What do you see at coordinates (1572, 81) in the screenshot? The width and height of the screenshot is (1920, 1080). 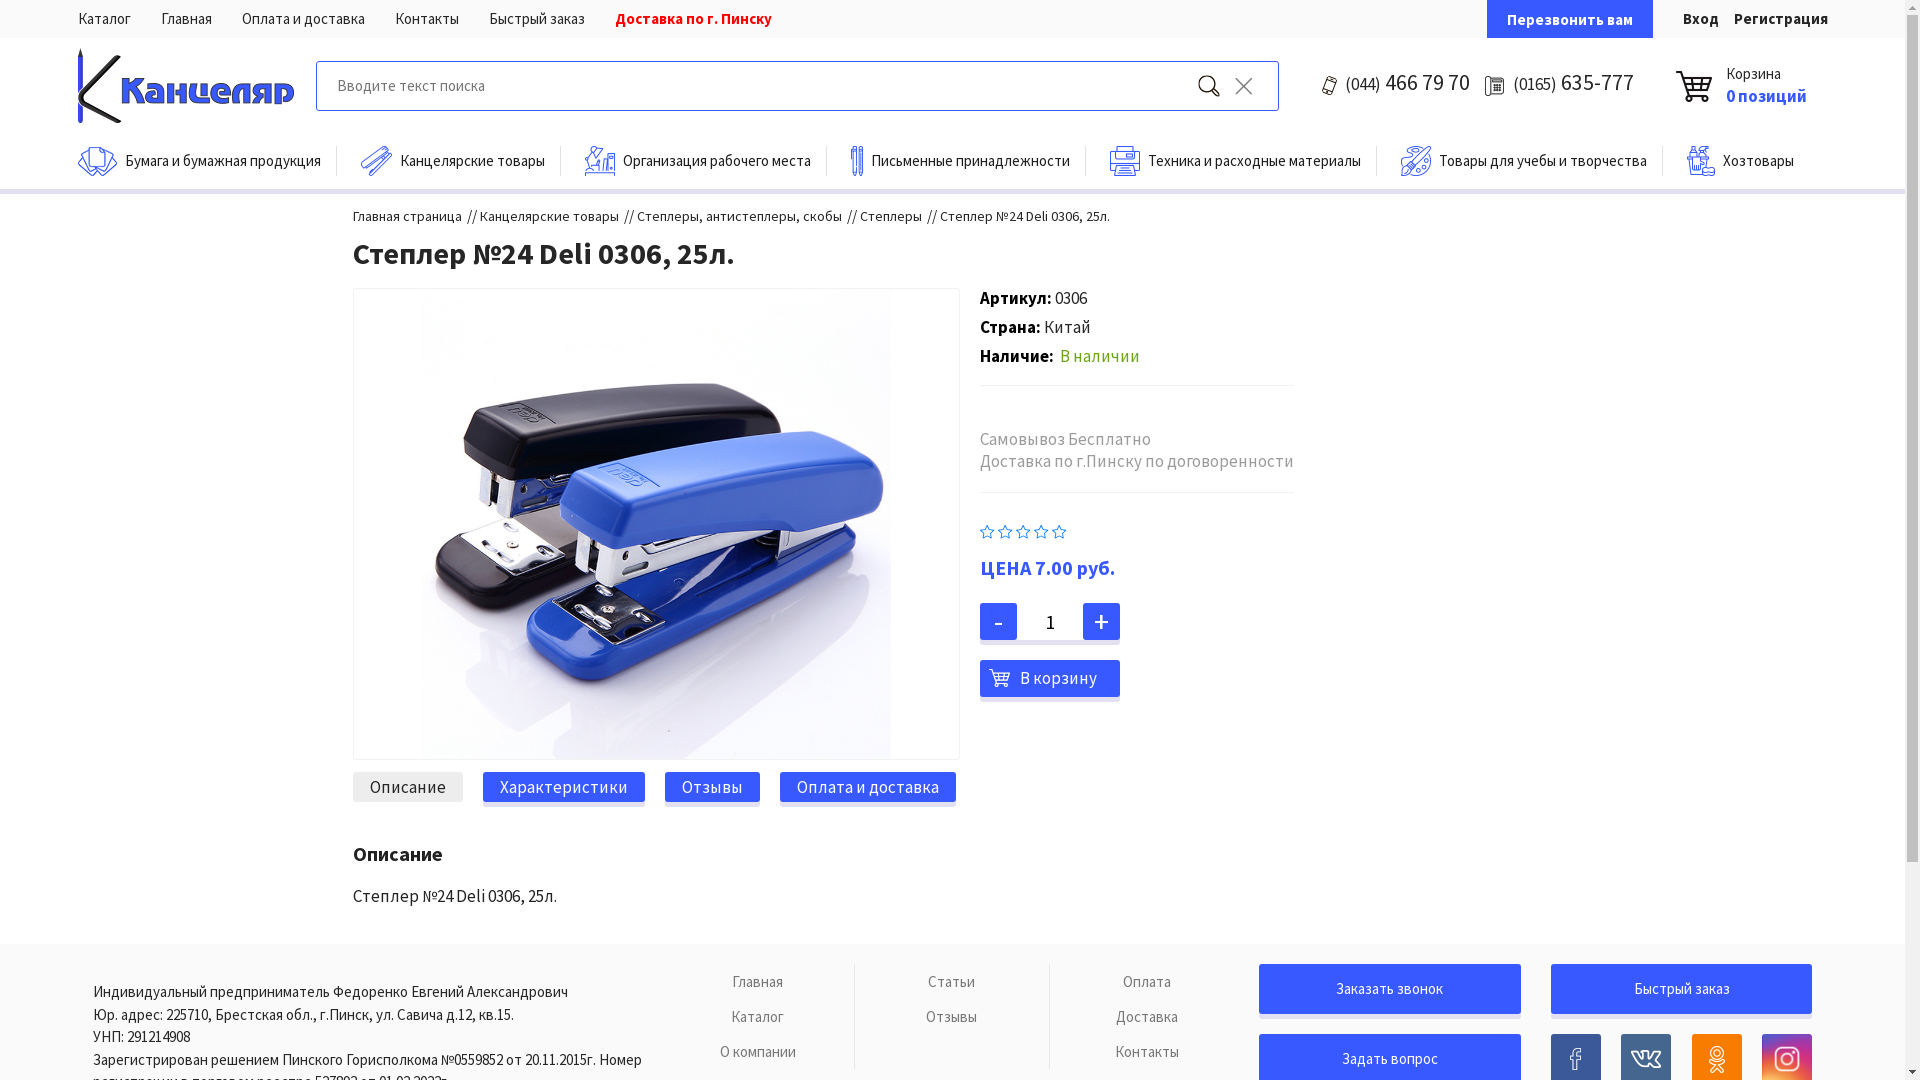 I see `'(0165) 635-777'` at bounding box center [1572, 81].